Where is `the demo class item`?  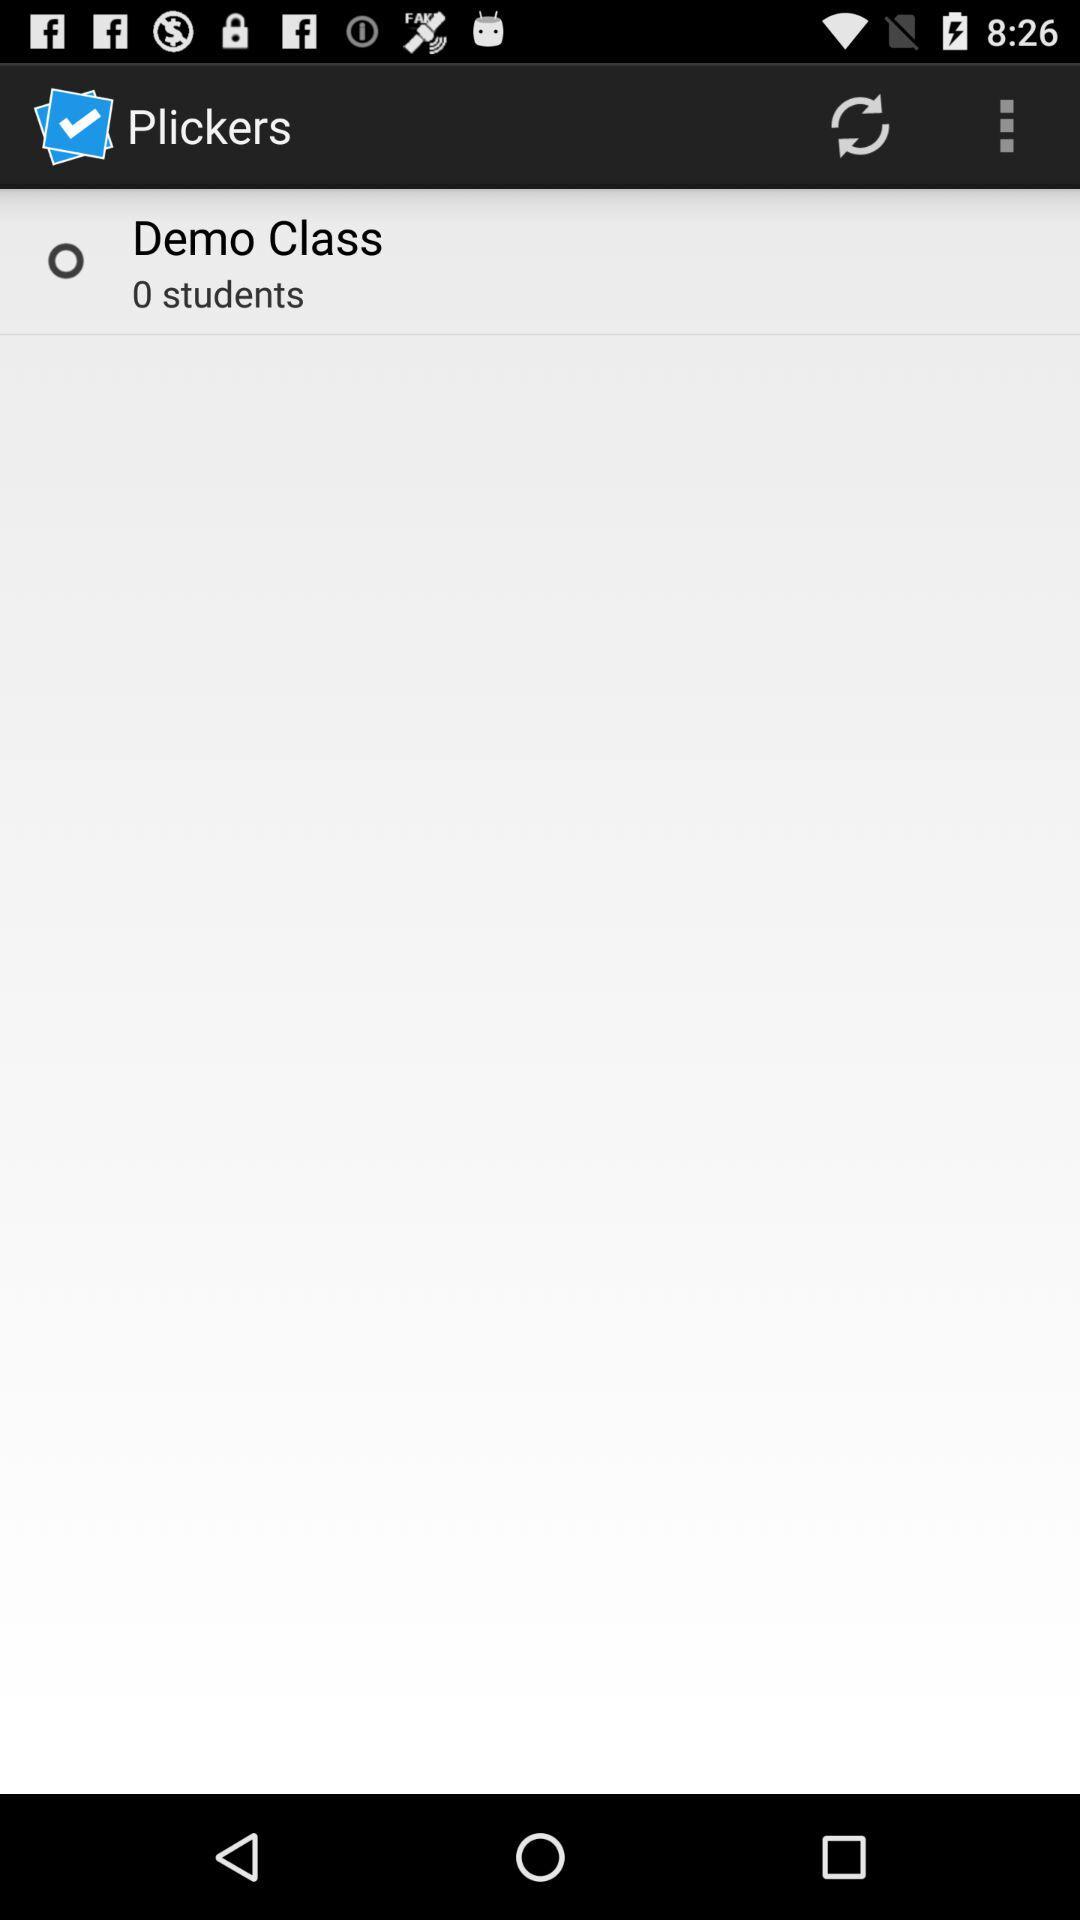 the demo class item is located at coordinates (256, 236).